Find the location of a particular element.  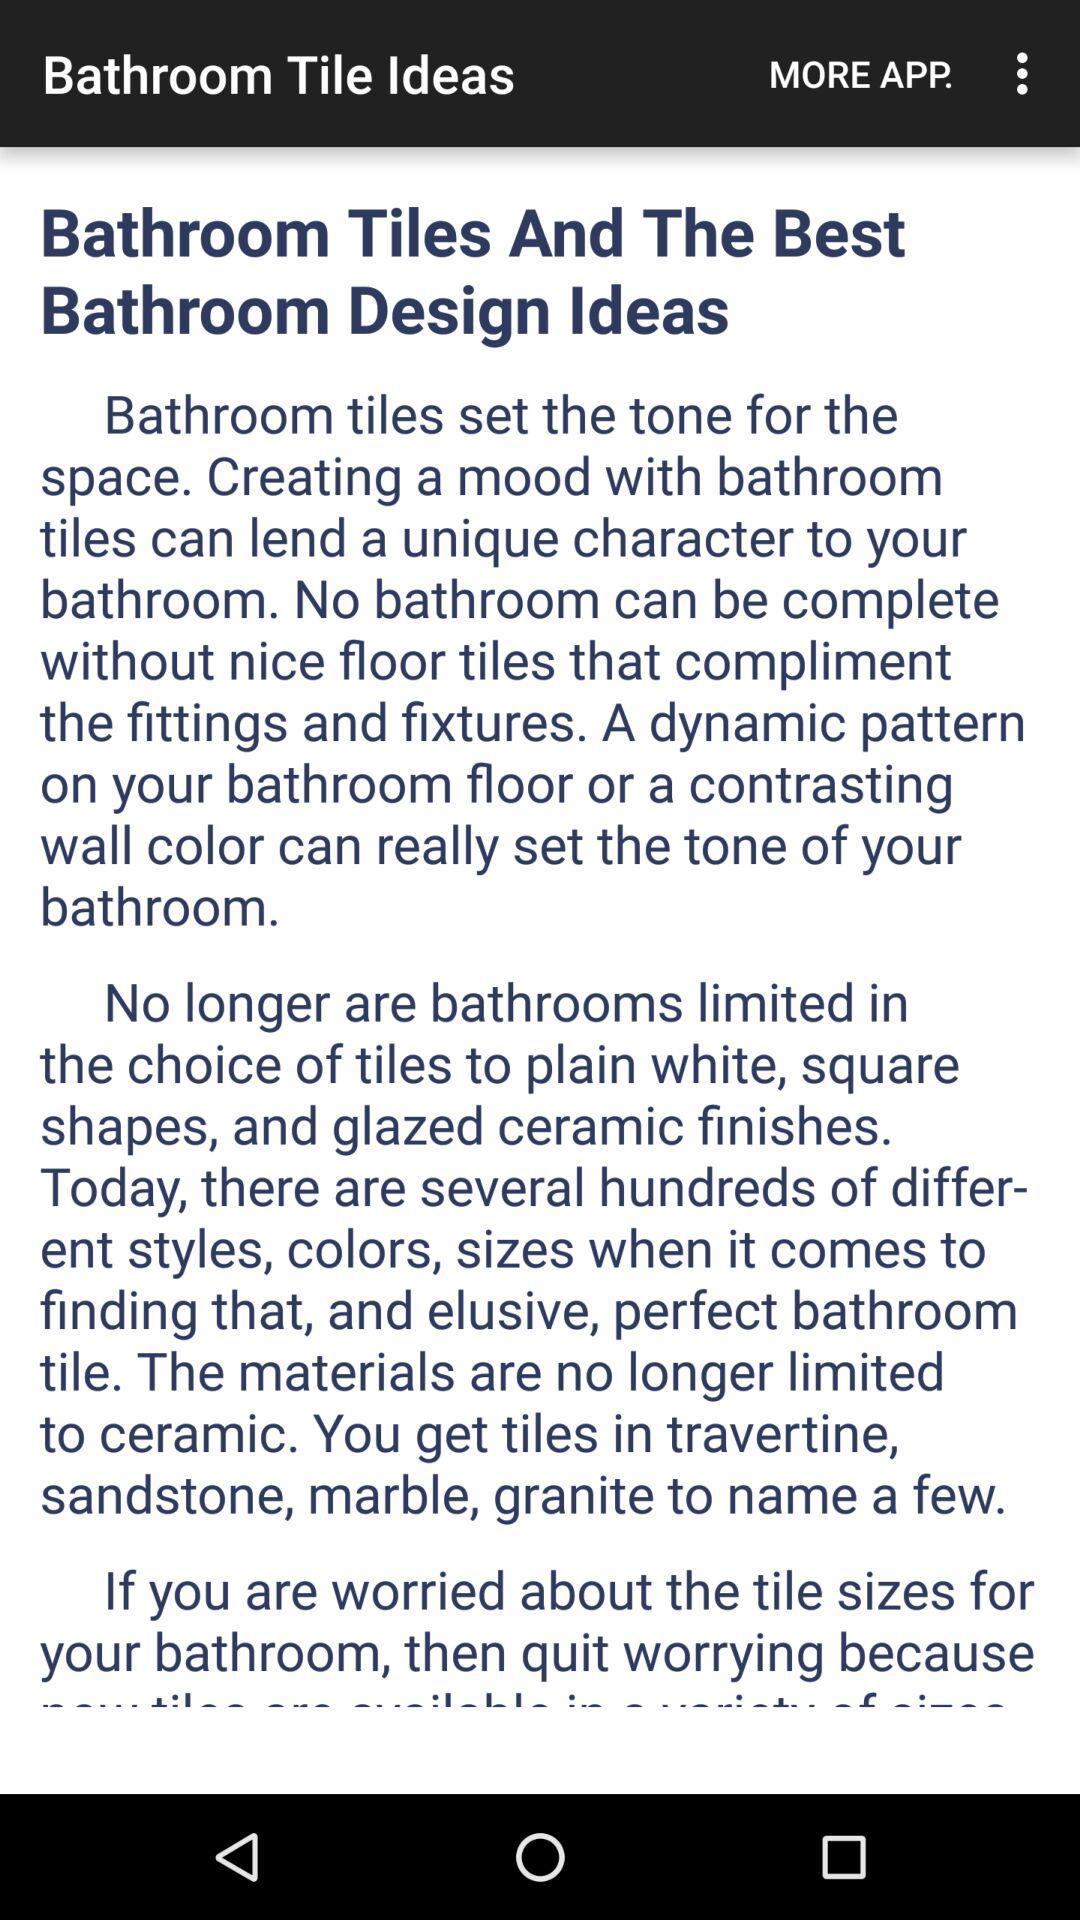

more app. item is located at coordinates (860, 73).